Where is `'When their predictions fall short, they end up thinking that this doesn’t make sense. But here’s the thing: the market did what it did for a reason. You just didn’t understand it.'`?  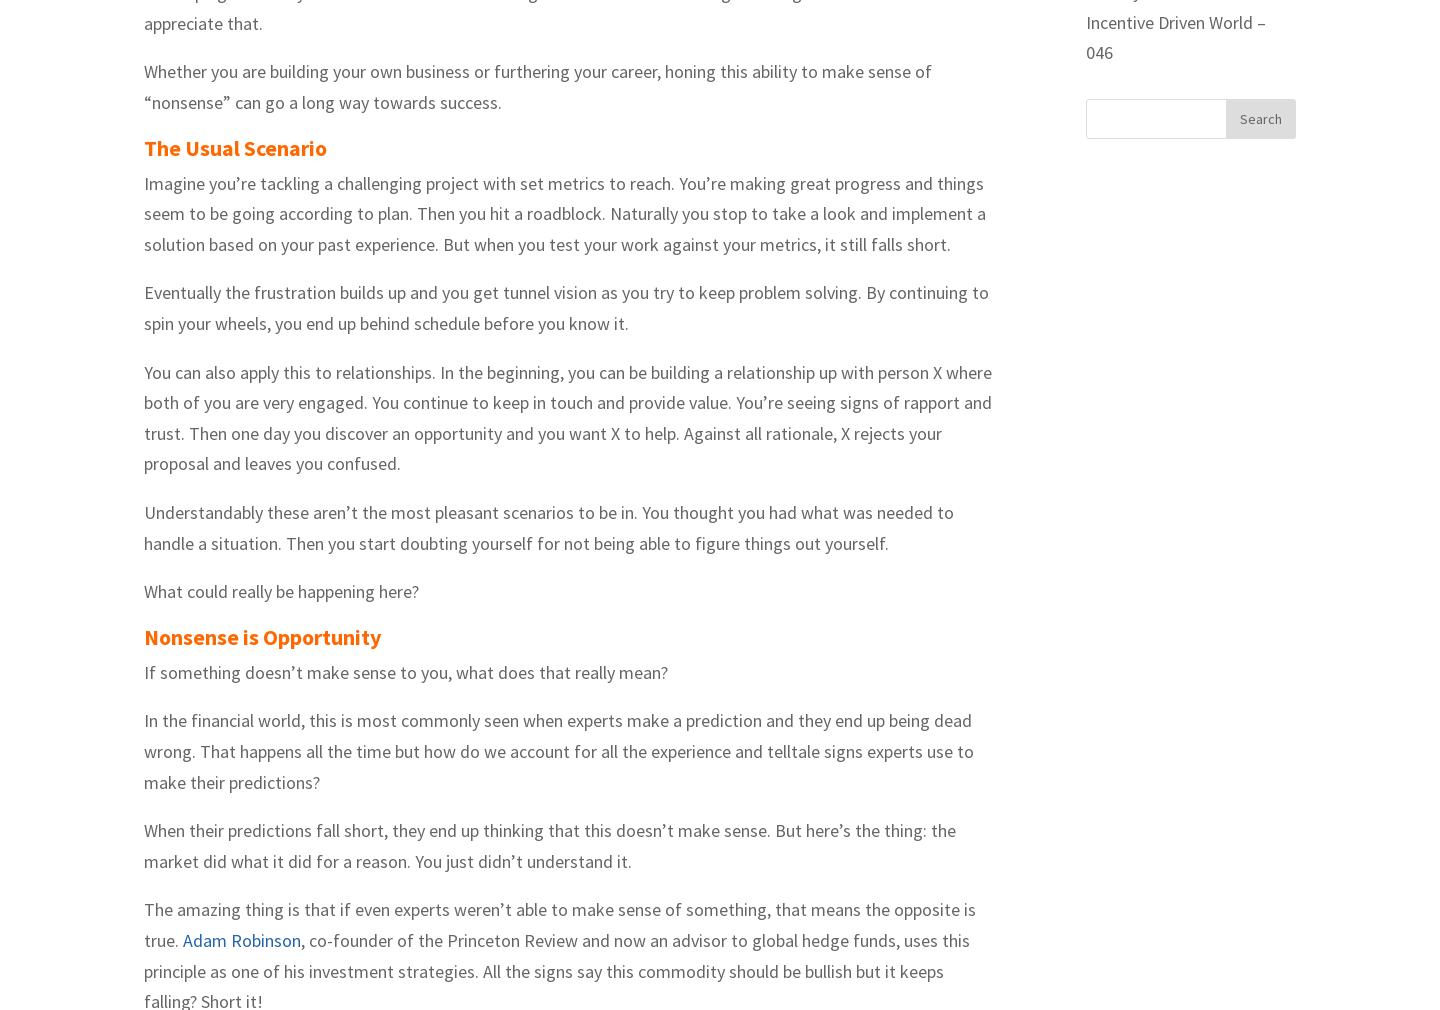
'When their predictions fall short, they end up thinking that this doesn’t make sense. But here’s the thing: the market did what it did for a reason. You just didn’t understand it.' is located at coordinates (549, 845).